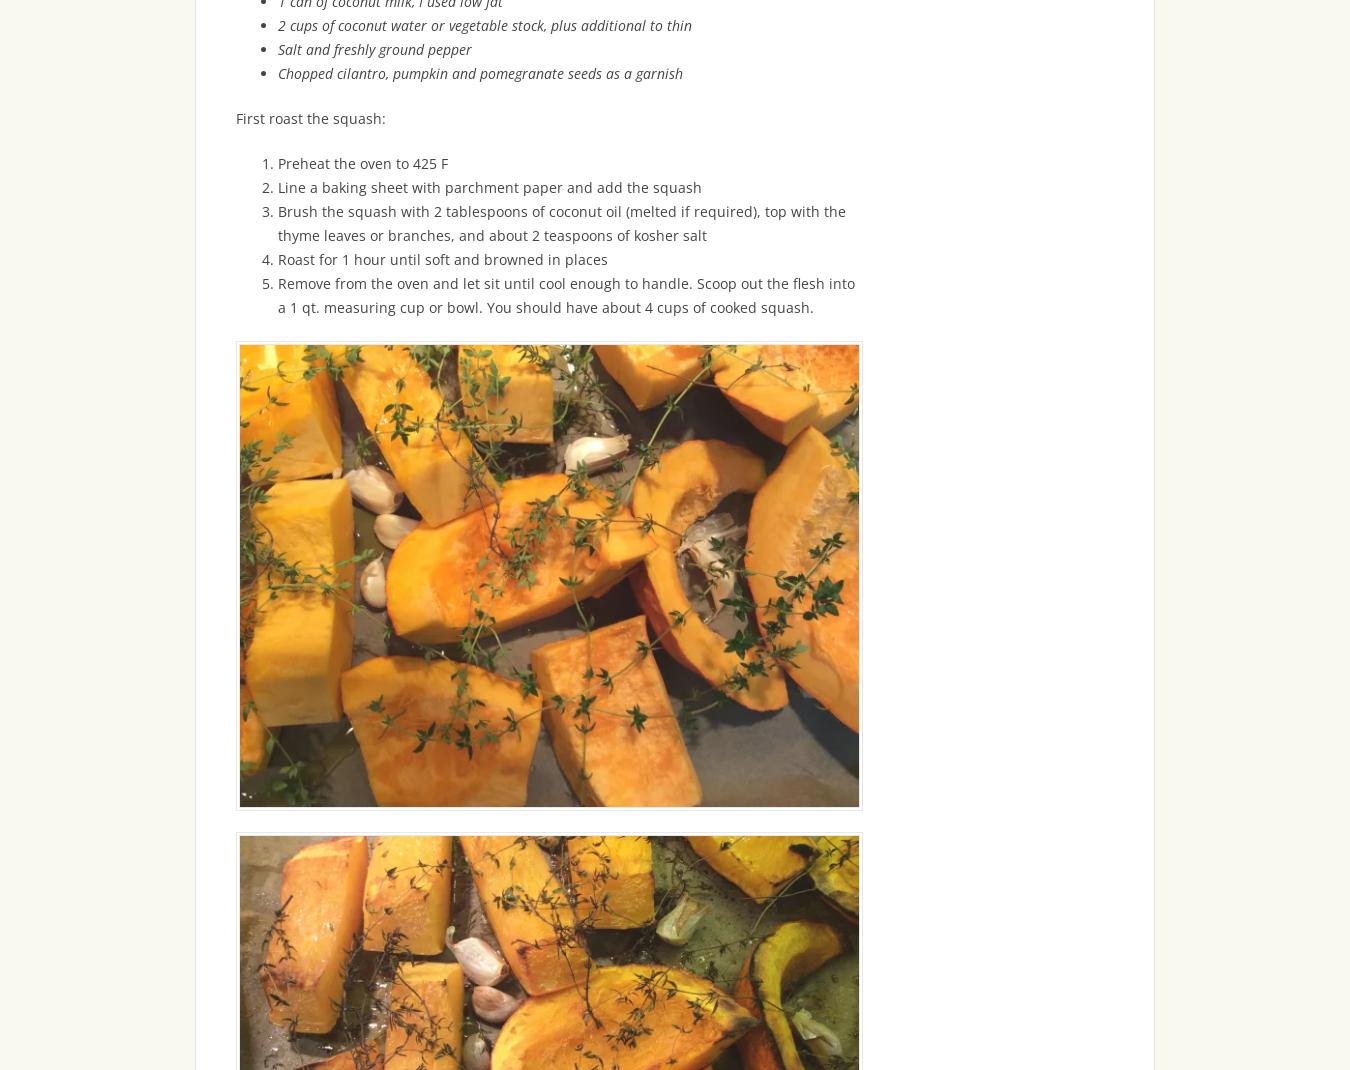 This screenshot has width=1350, height=1070. I want to click on 'Remove from the oven and let sit until cool enough to handle. Scoop out the flesh into a 1 qt. measuring cup or bowl. You should have about 4 cups of cooked squash.', so click(276, 294).